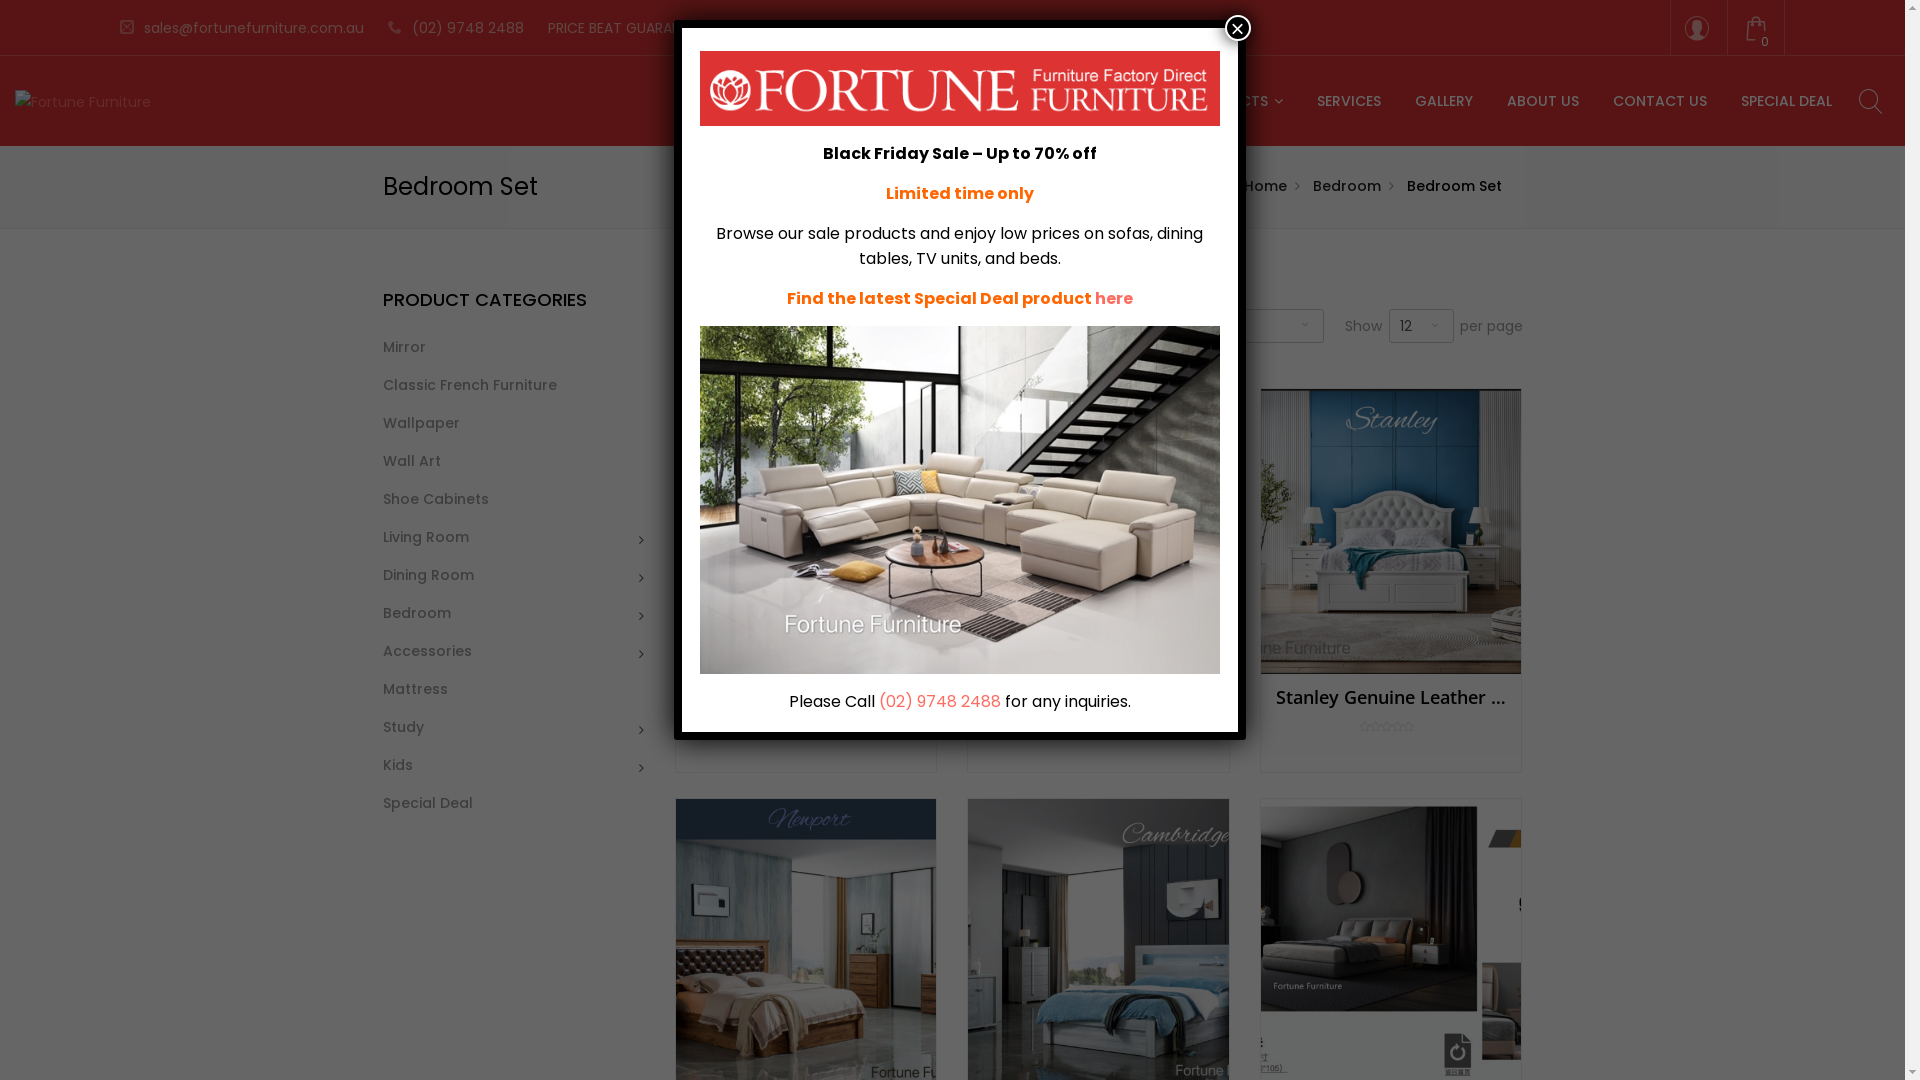  What do you see at coordinates (468, 382) in the screenshot?
I see `'Classic French Furniture'` at bounding box center [468, 382].